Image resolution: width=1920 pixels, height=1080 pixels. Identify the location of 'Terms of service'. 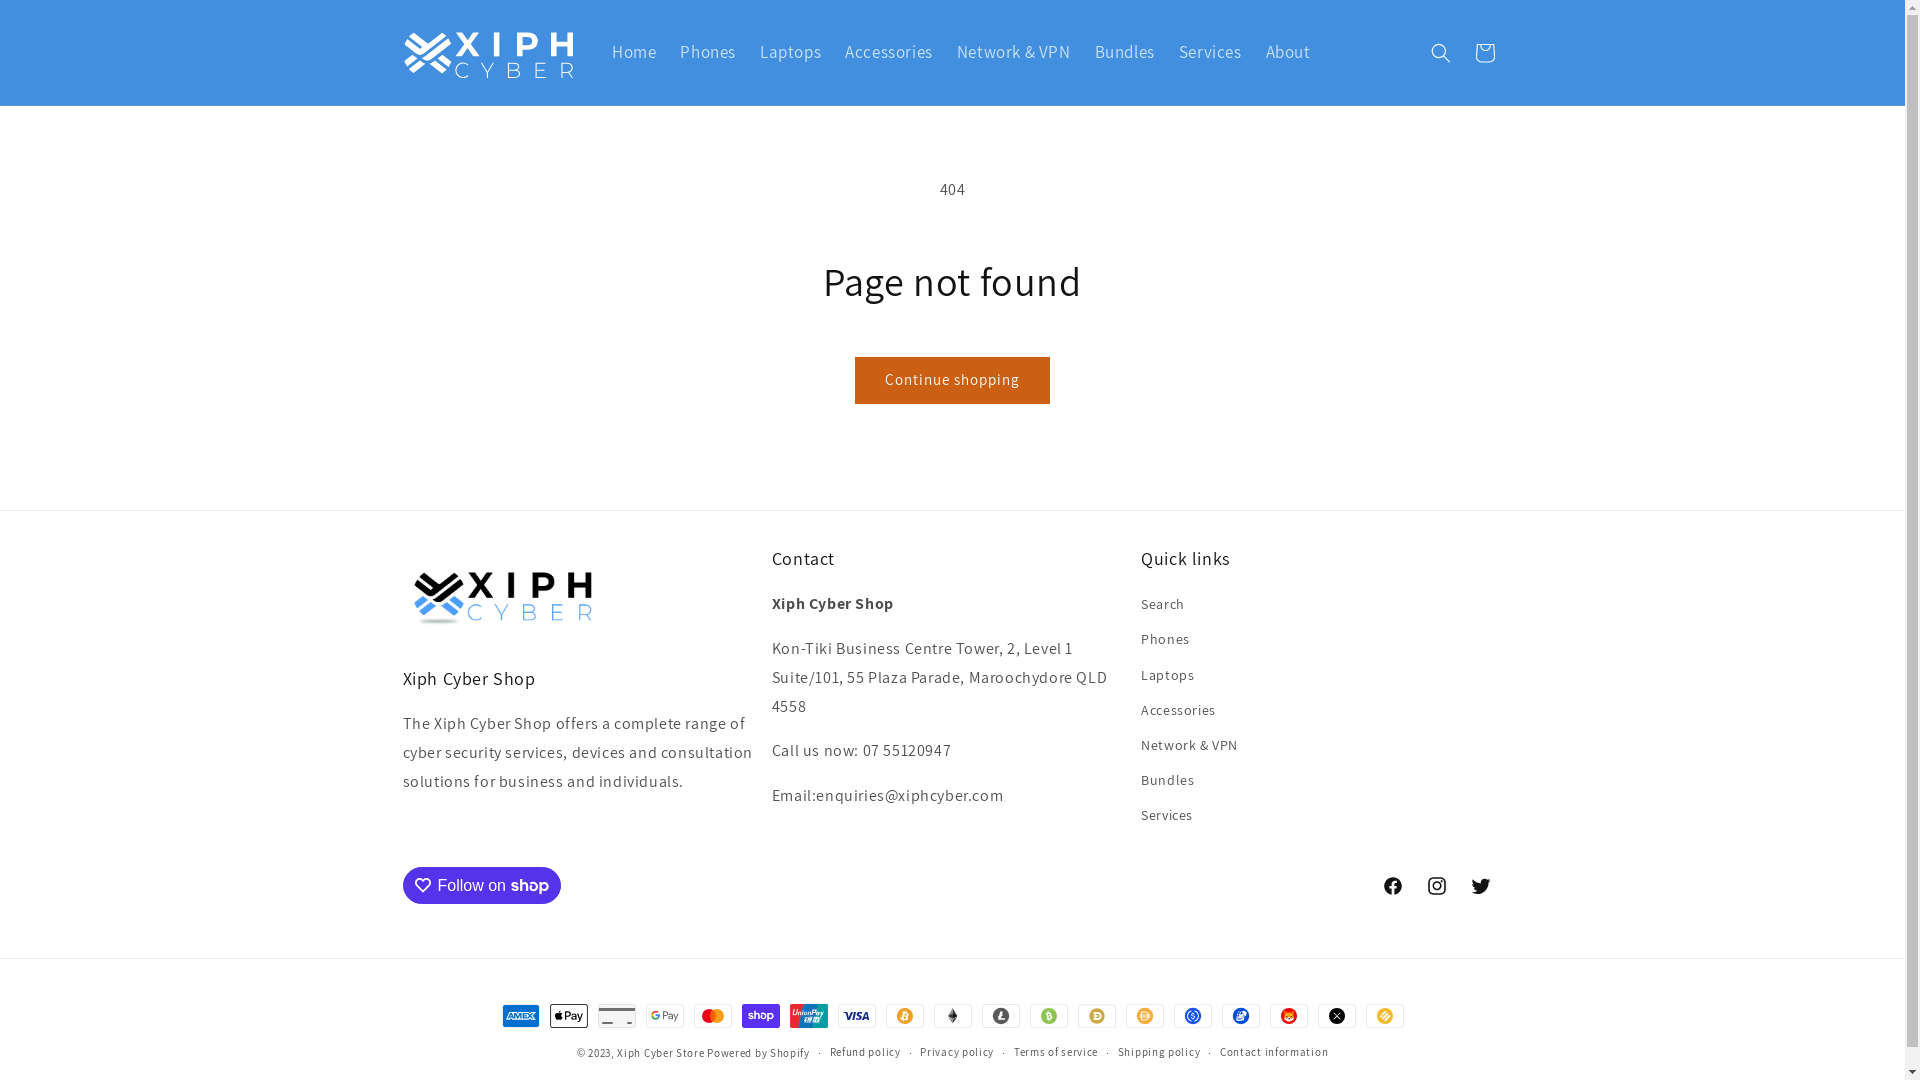
(1055, 1051).